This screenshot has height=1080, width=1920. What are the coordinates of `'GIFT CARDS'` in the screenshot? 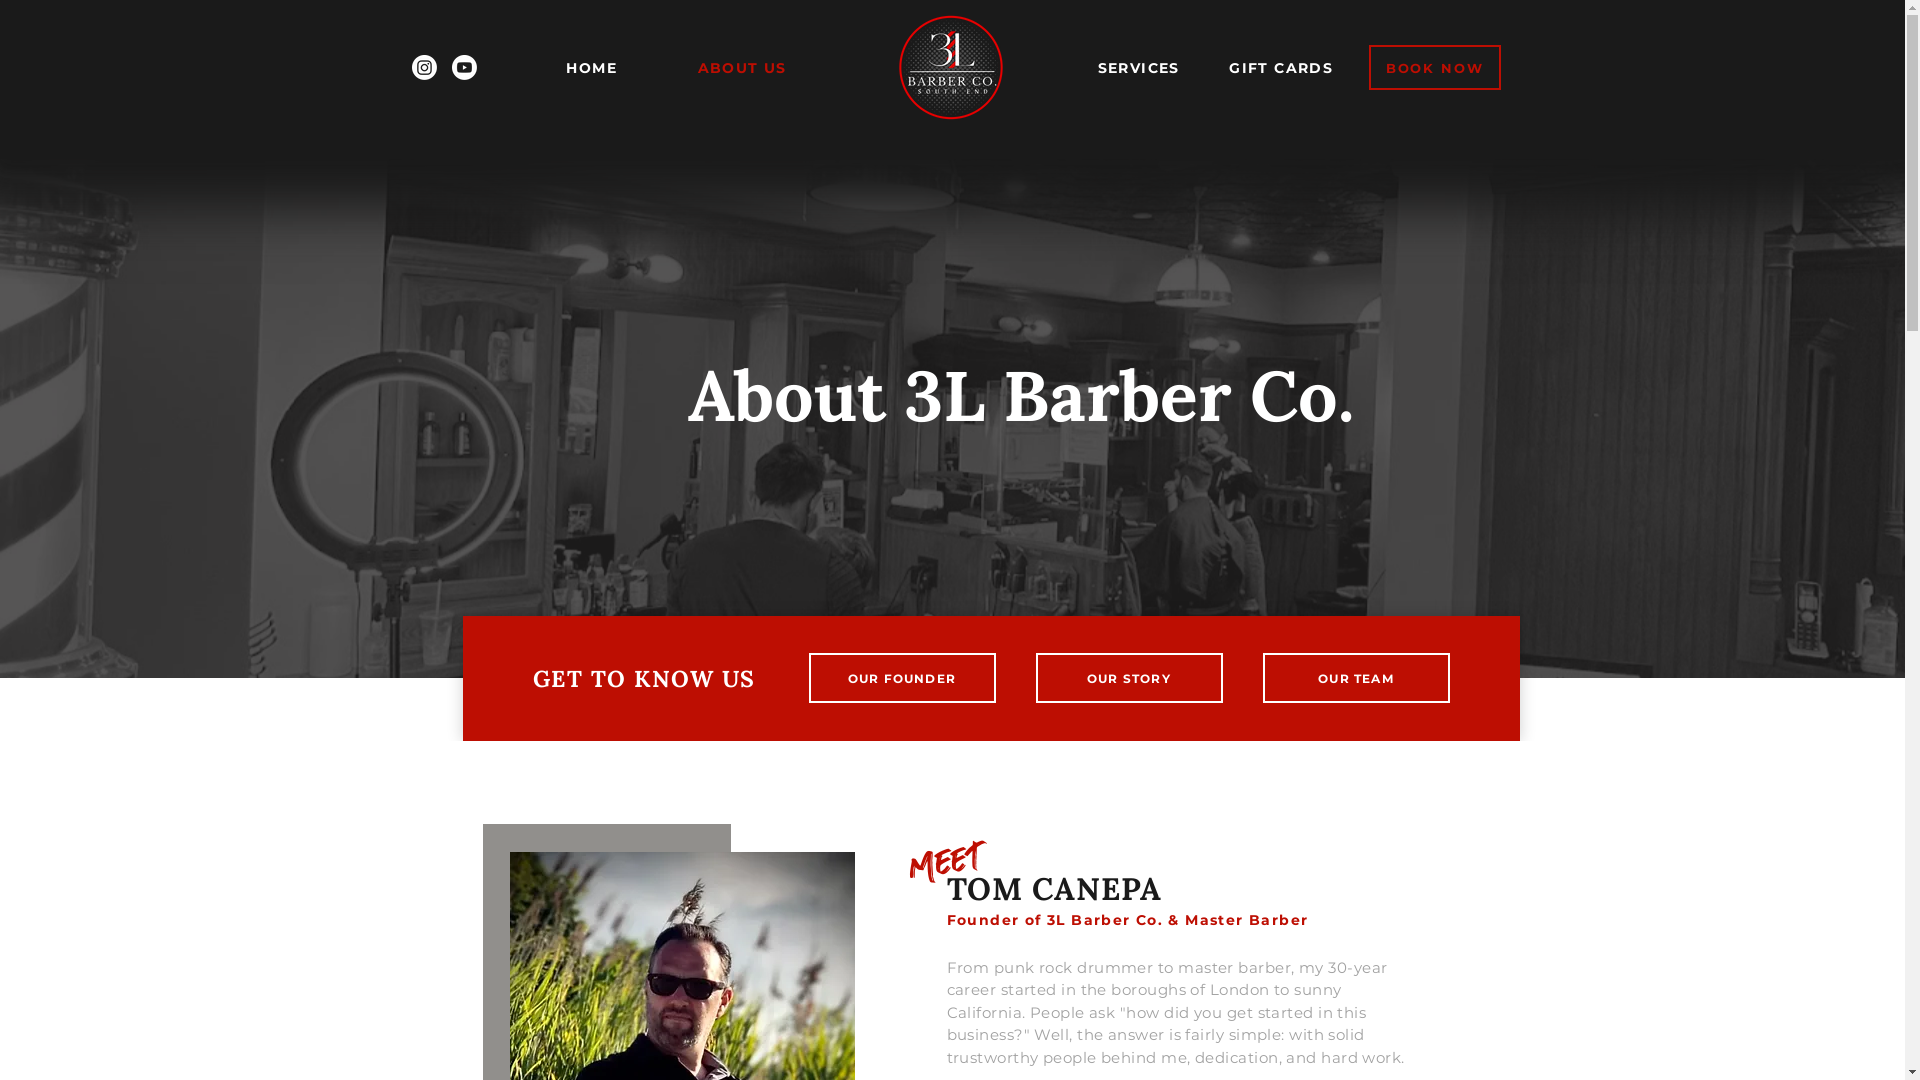 It's located at (1281, 67).